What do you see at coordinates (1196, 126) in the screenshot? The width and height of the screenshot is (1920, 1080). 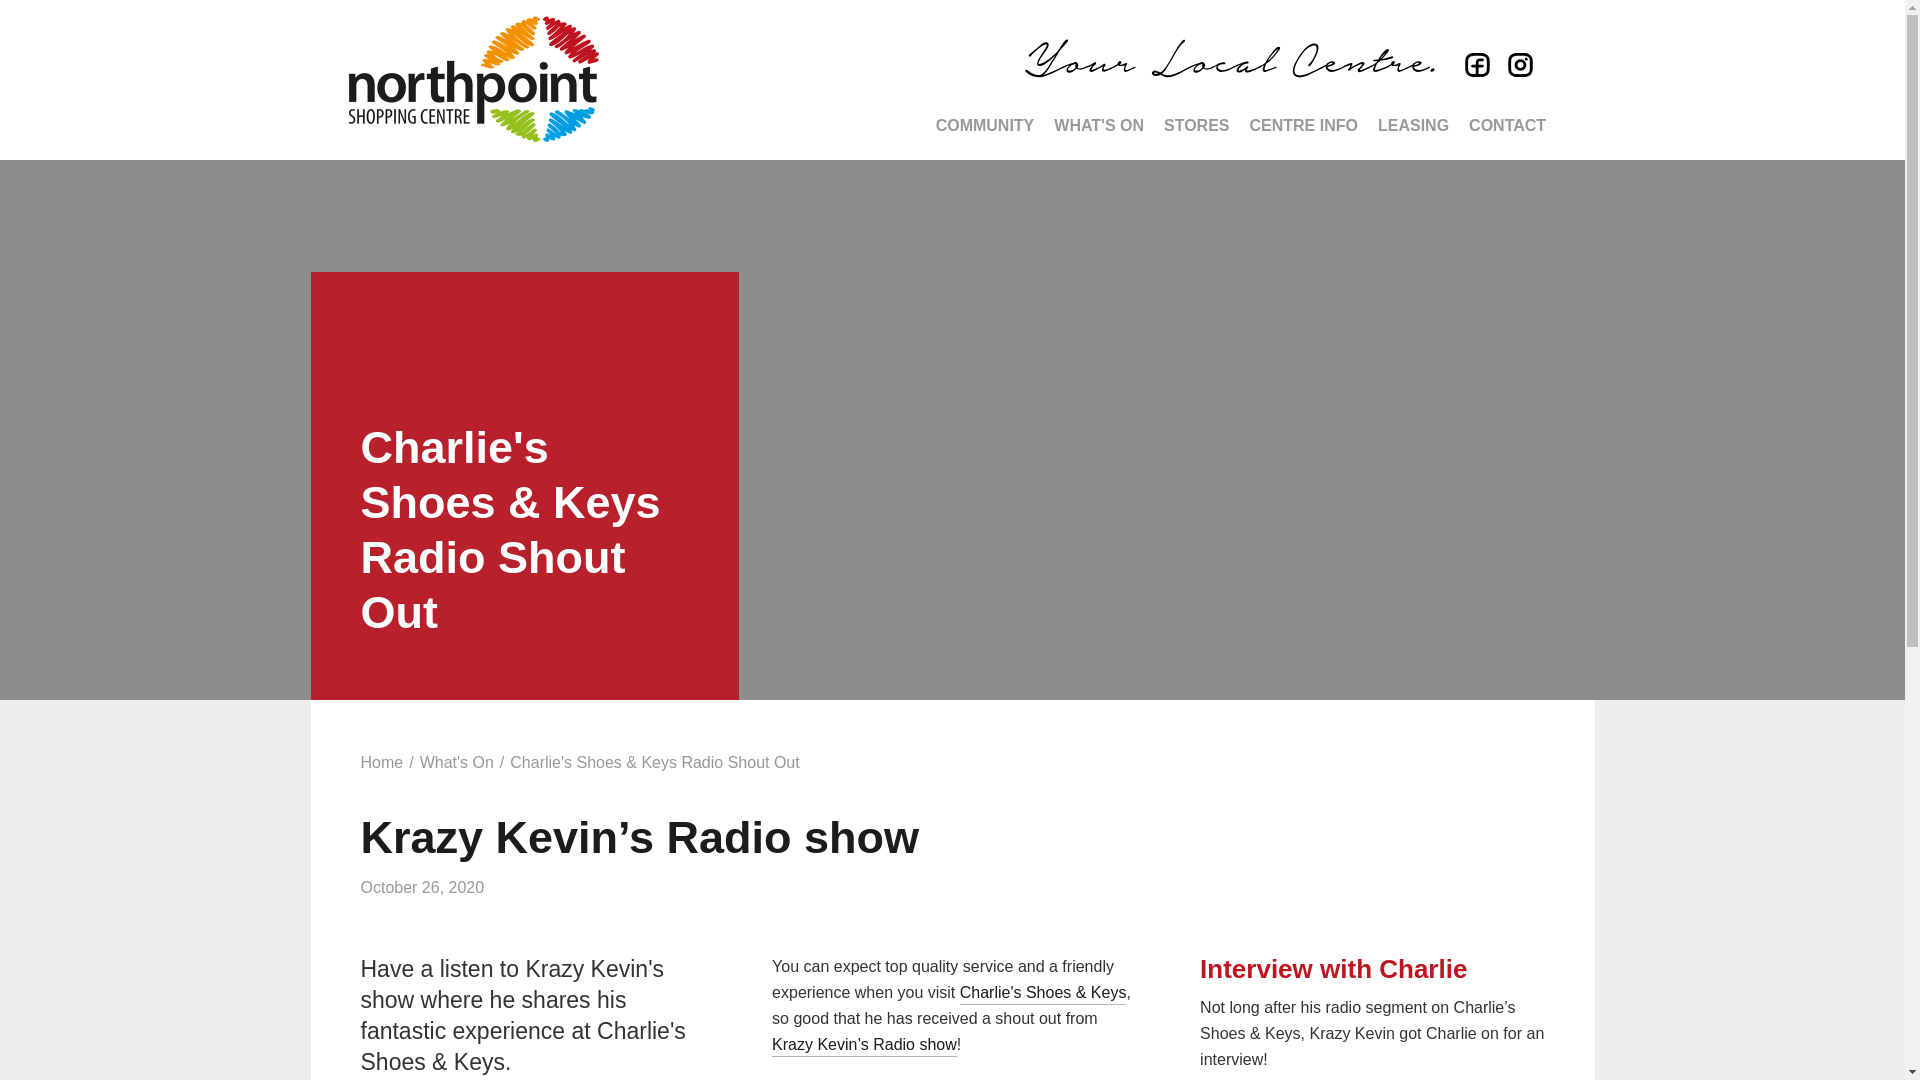 I see `'STORES'` at bounding box center [1196, 126].